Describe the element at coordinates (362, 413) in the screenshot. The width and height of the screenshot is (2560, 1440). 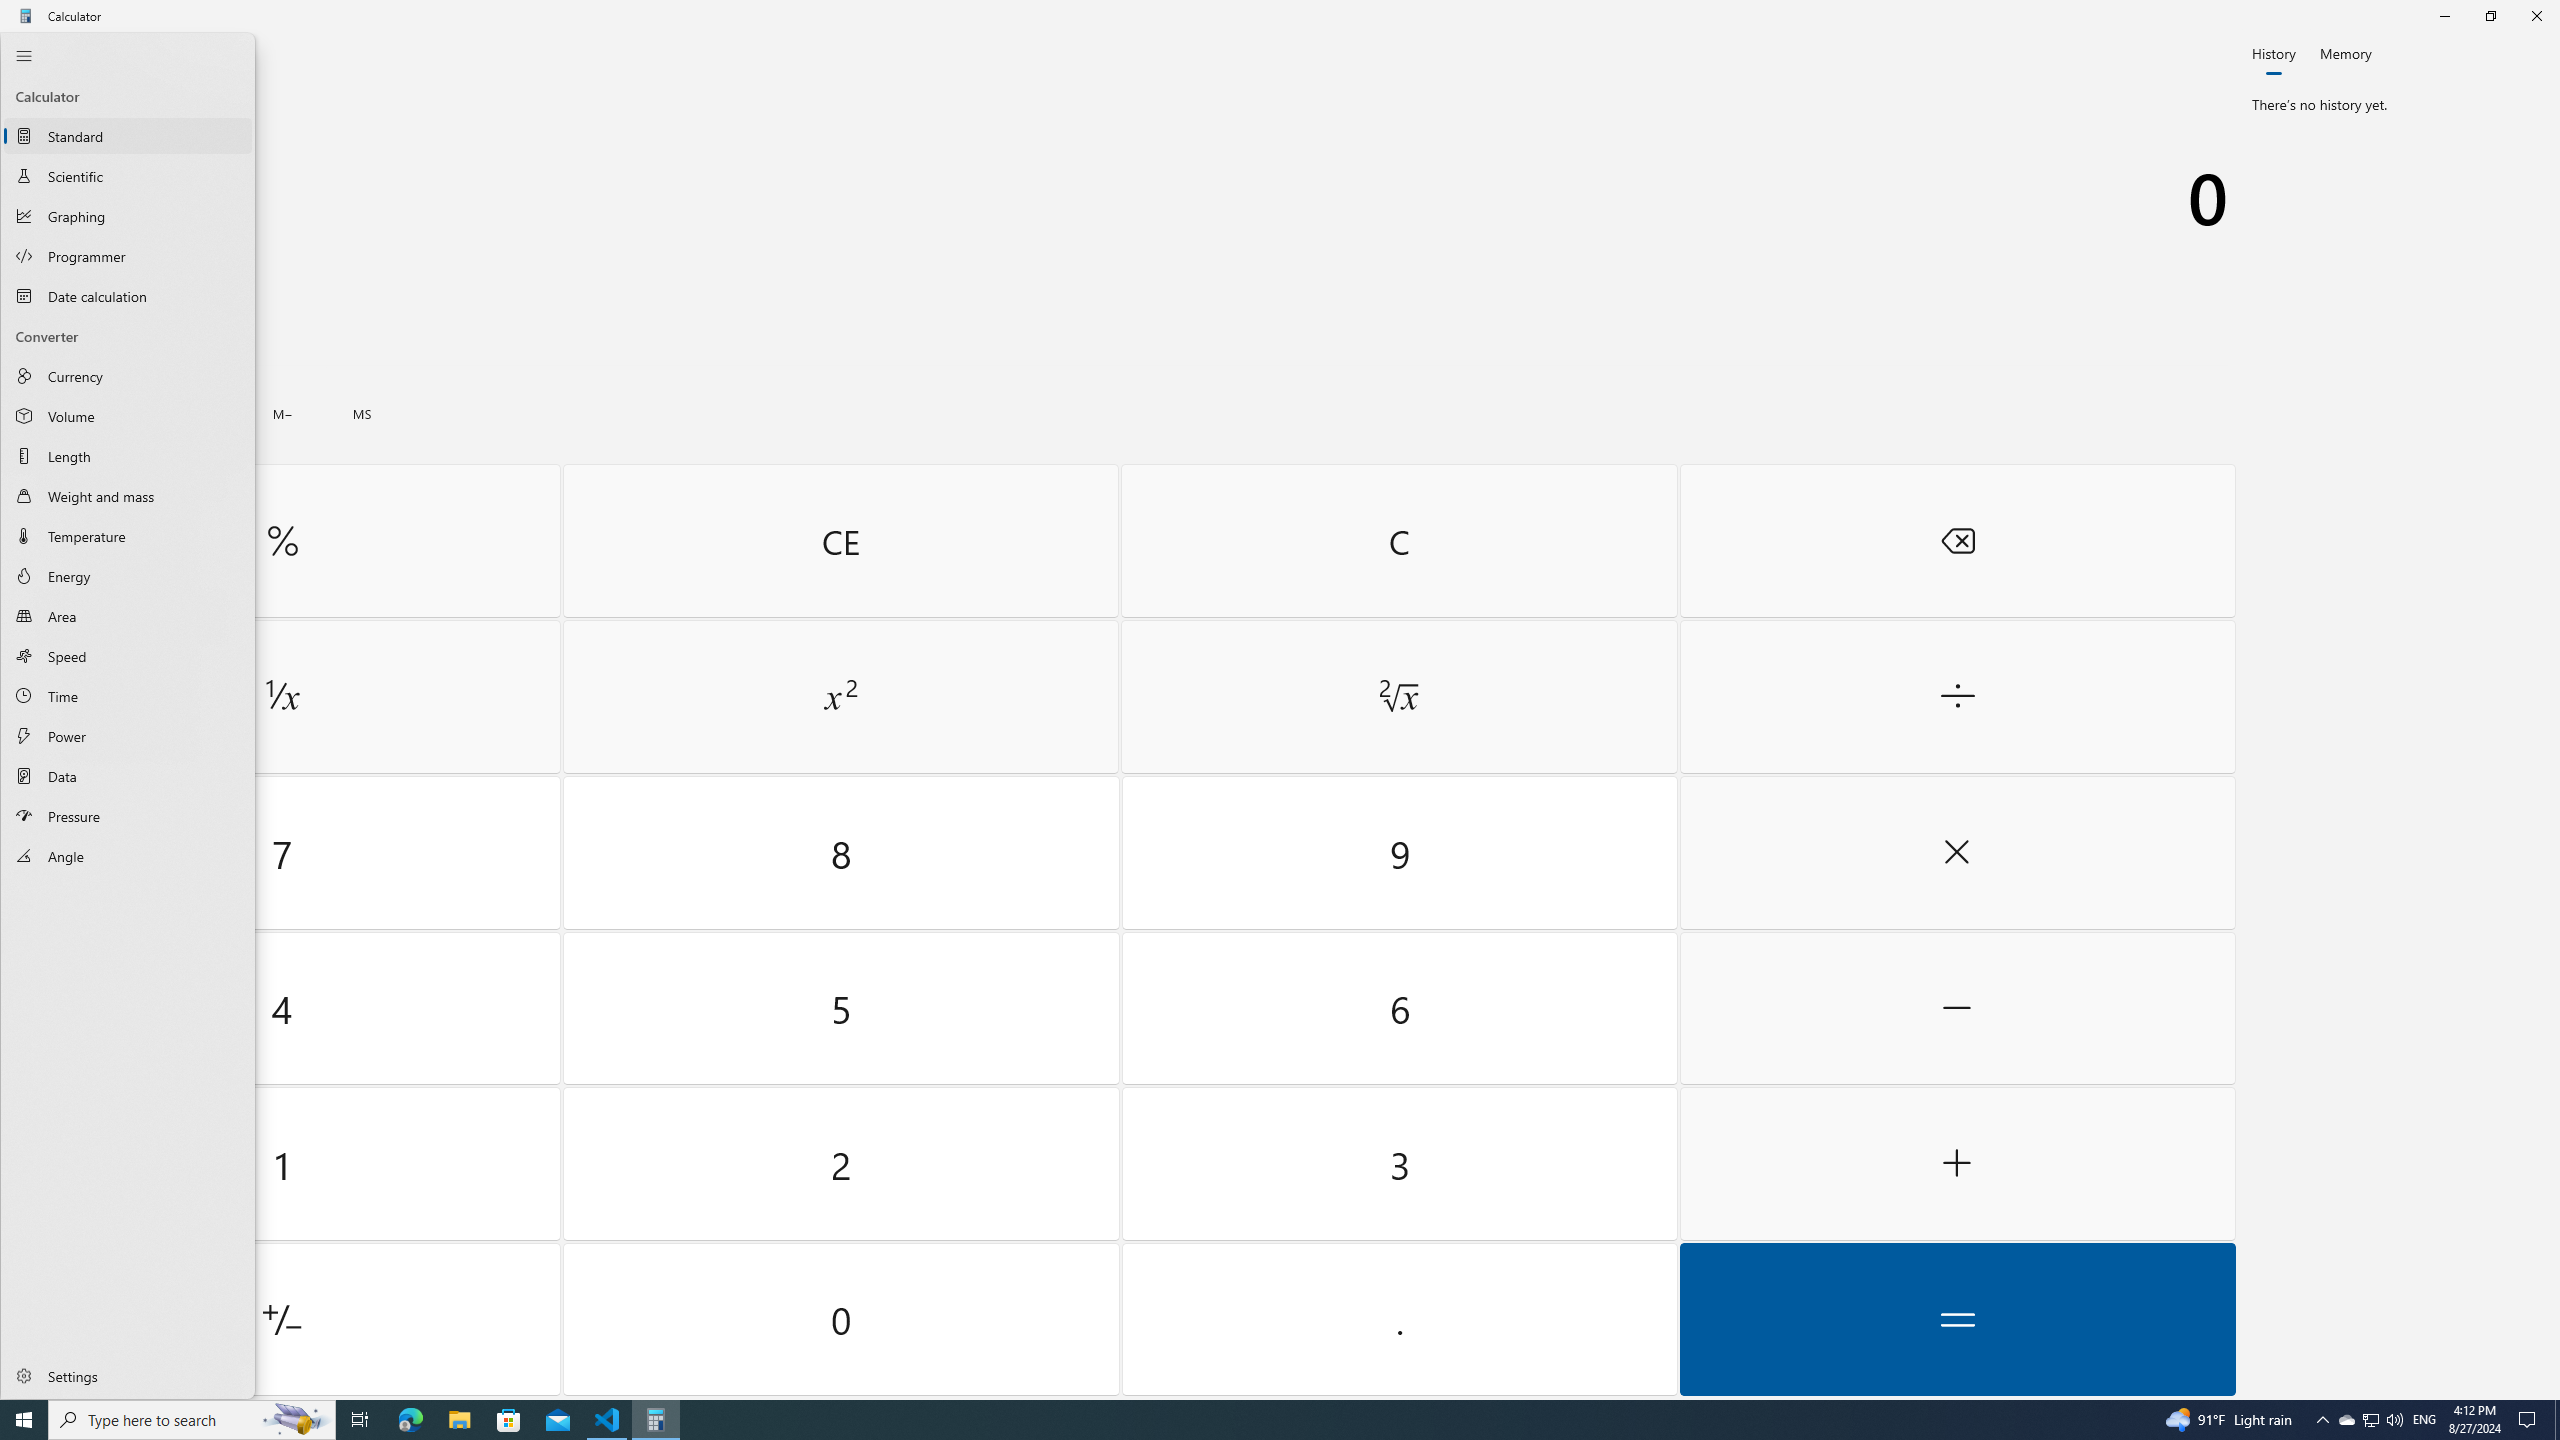
I see `'Memory store'` at that location.